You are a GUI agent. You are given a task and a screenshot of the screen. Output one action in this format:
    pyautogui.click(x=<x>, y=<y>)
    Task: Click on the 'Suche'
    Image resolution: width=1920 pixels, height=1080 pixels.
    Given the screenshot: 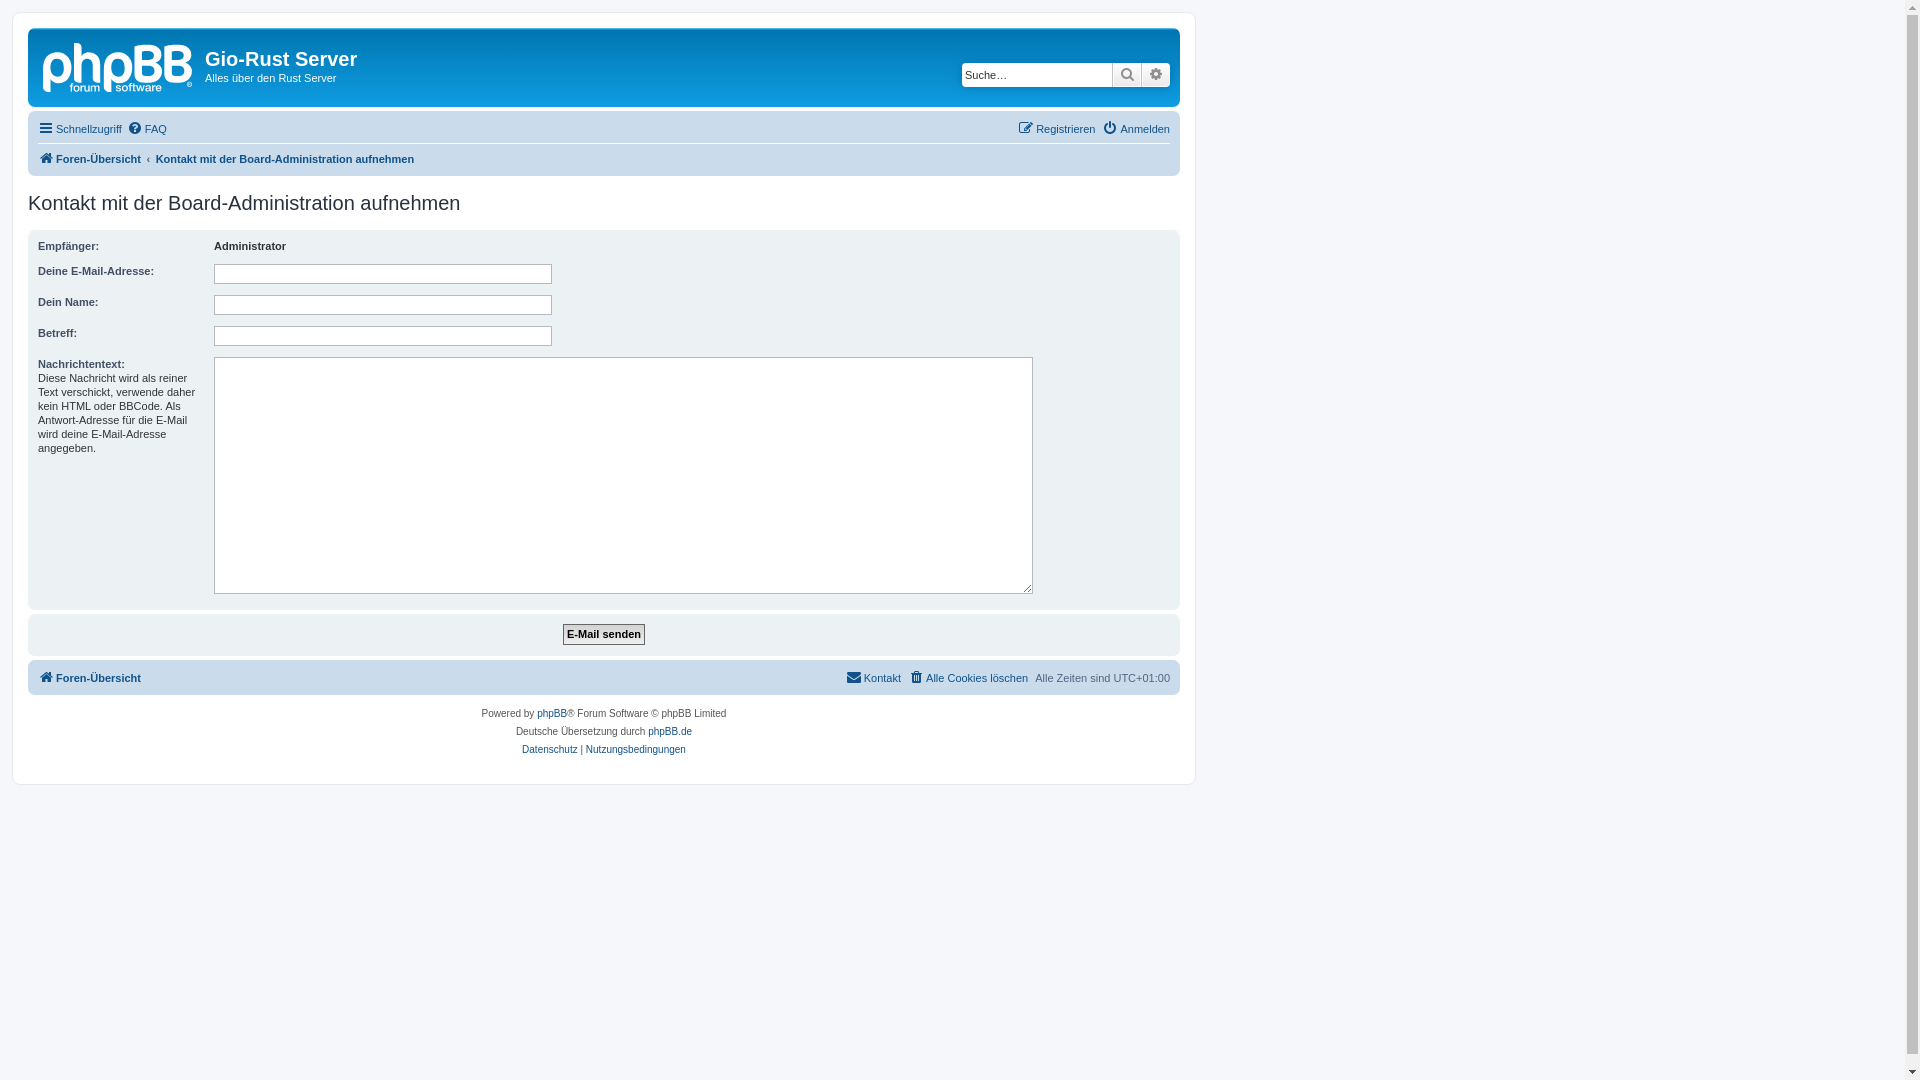 What is the action you would take?
    pyautogui.click(x=1127, y=73)
    